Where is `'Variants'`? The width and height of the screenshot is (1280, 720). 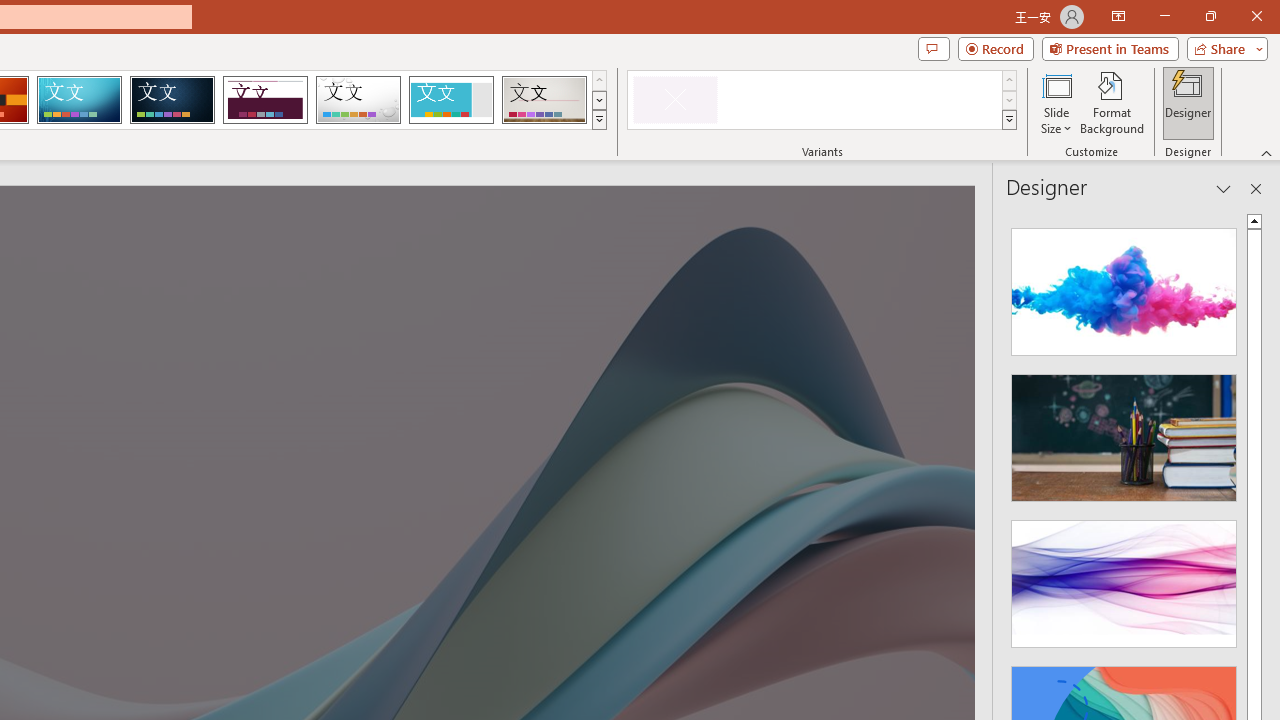
'Variants' is located at coordinates (1009, 120).